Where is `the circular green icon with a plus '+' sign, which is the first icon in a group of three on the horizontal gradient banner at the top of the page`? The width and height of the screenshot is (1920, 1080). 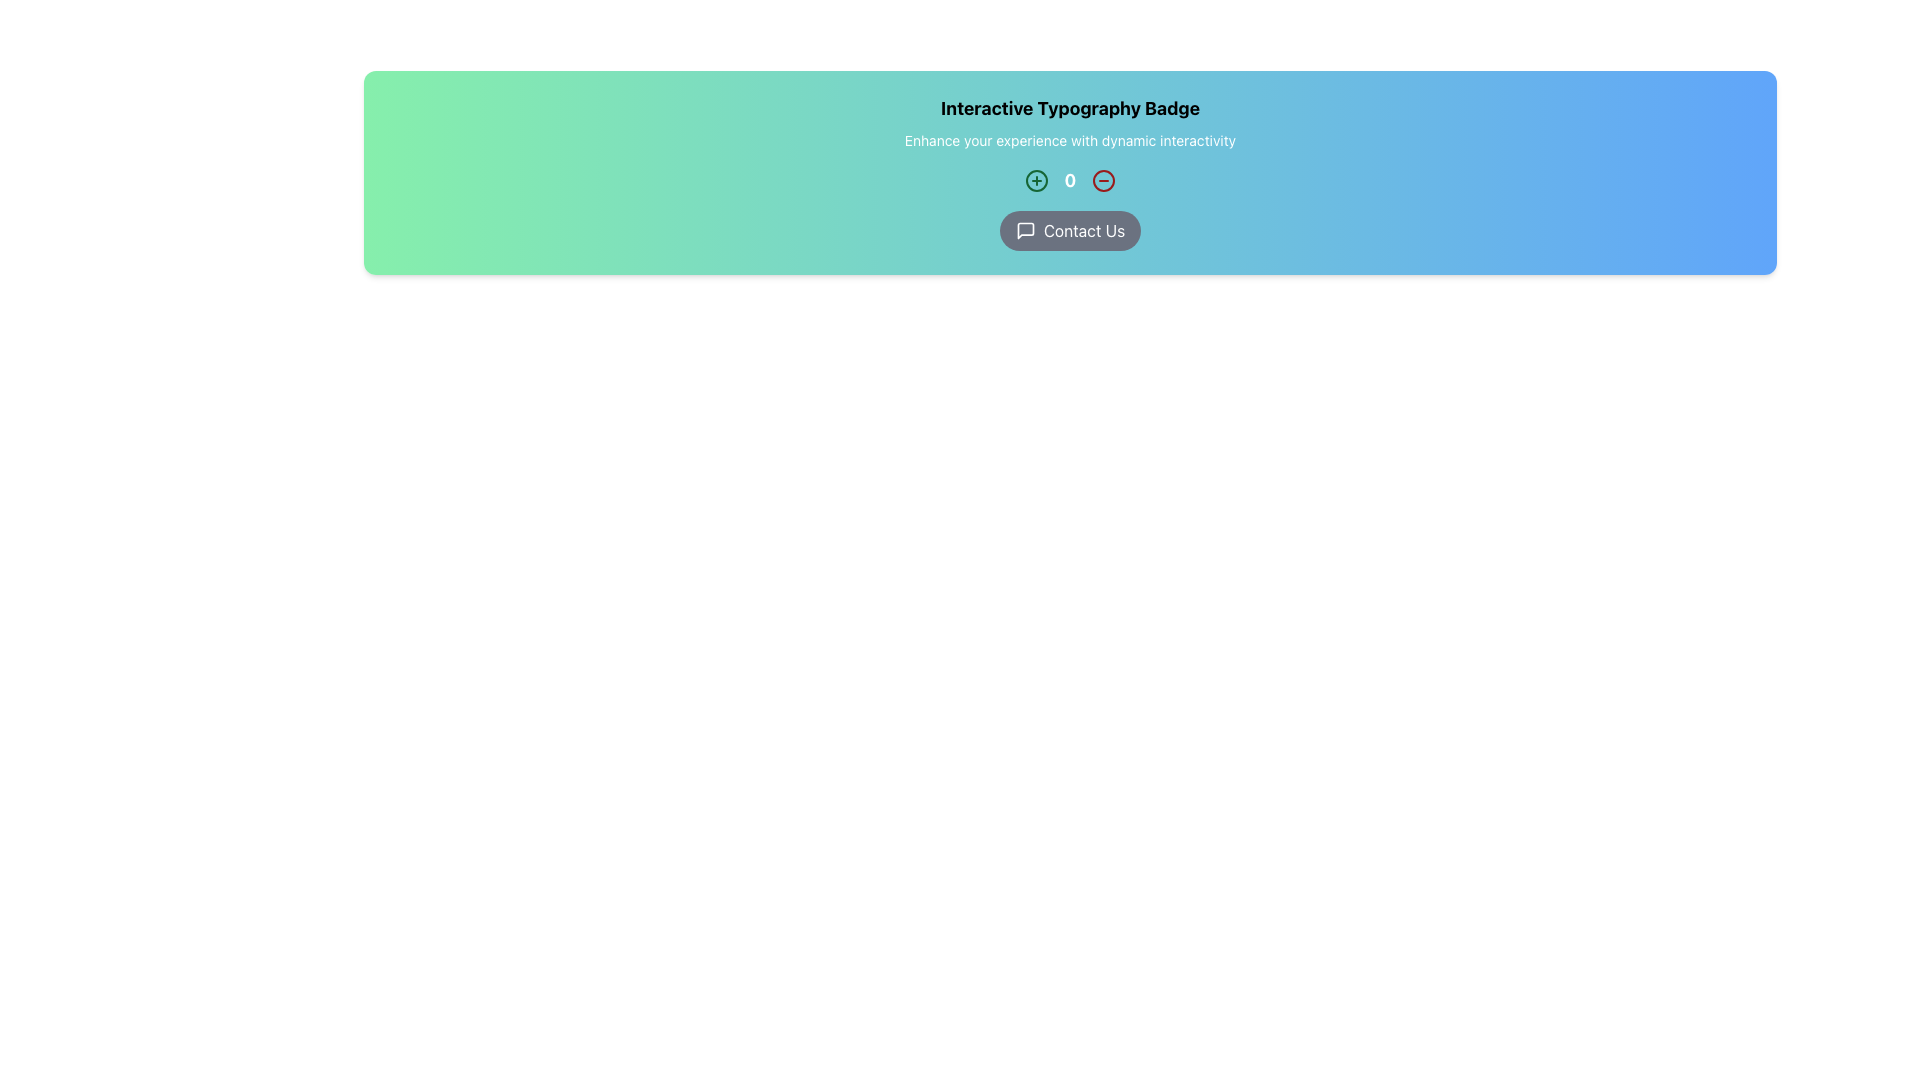
the circular green icon with a plus '+' sign, which is the first icon in a group of three on the horizontal gradient banner at the top of the page is located at coordinates (1036, 181).